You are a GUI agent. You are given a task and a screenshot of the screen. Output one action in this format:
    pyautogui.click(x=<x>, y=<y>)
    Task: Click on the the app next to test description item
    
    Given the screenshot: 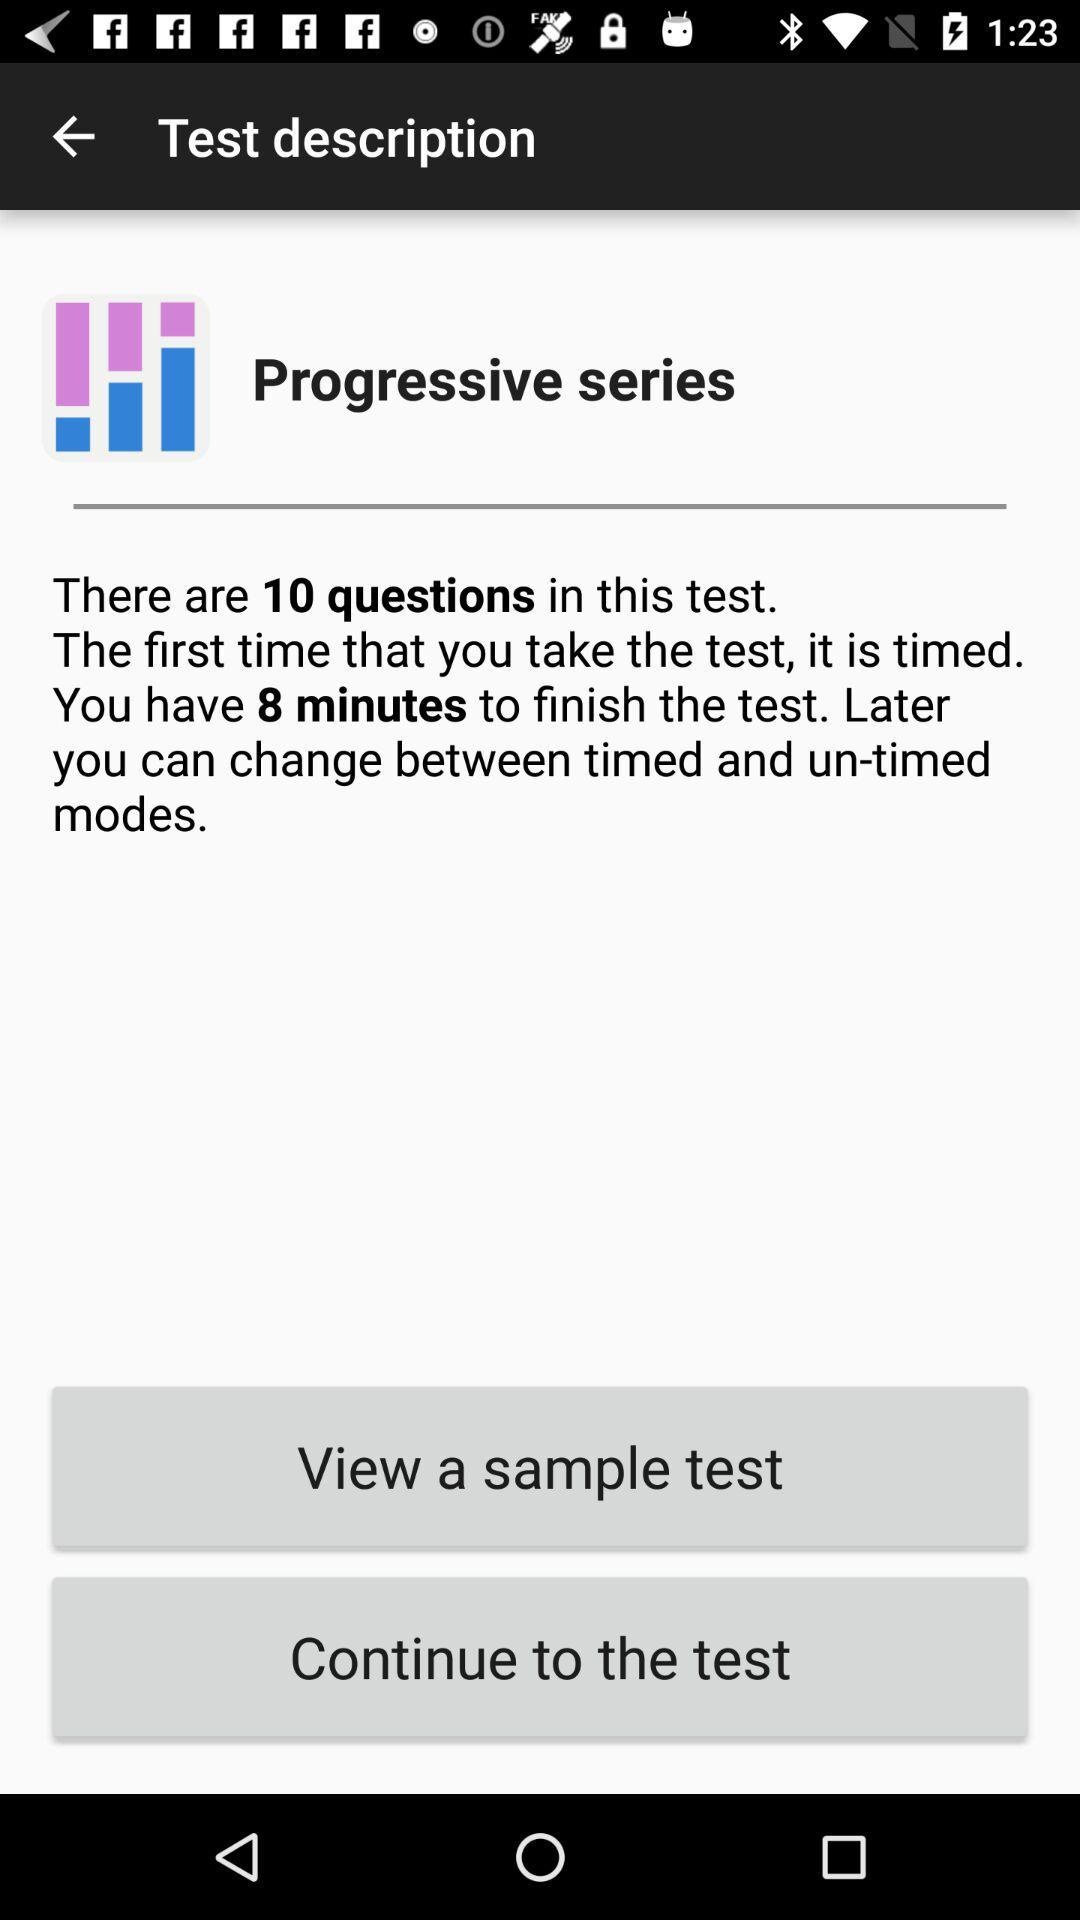 What is the action you would take?
    pyautogui.click(x=72, y=135)
    